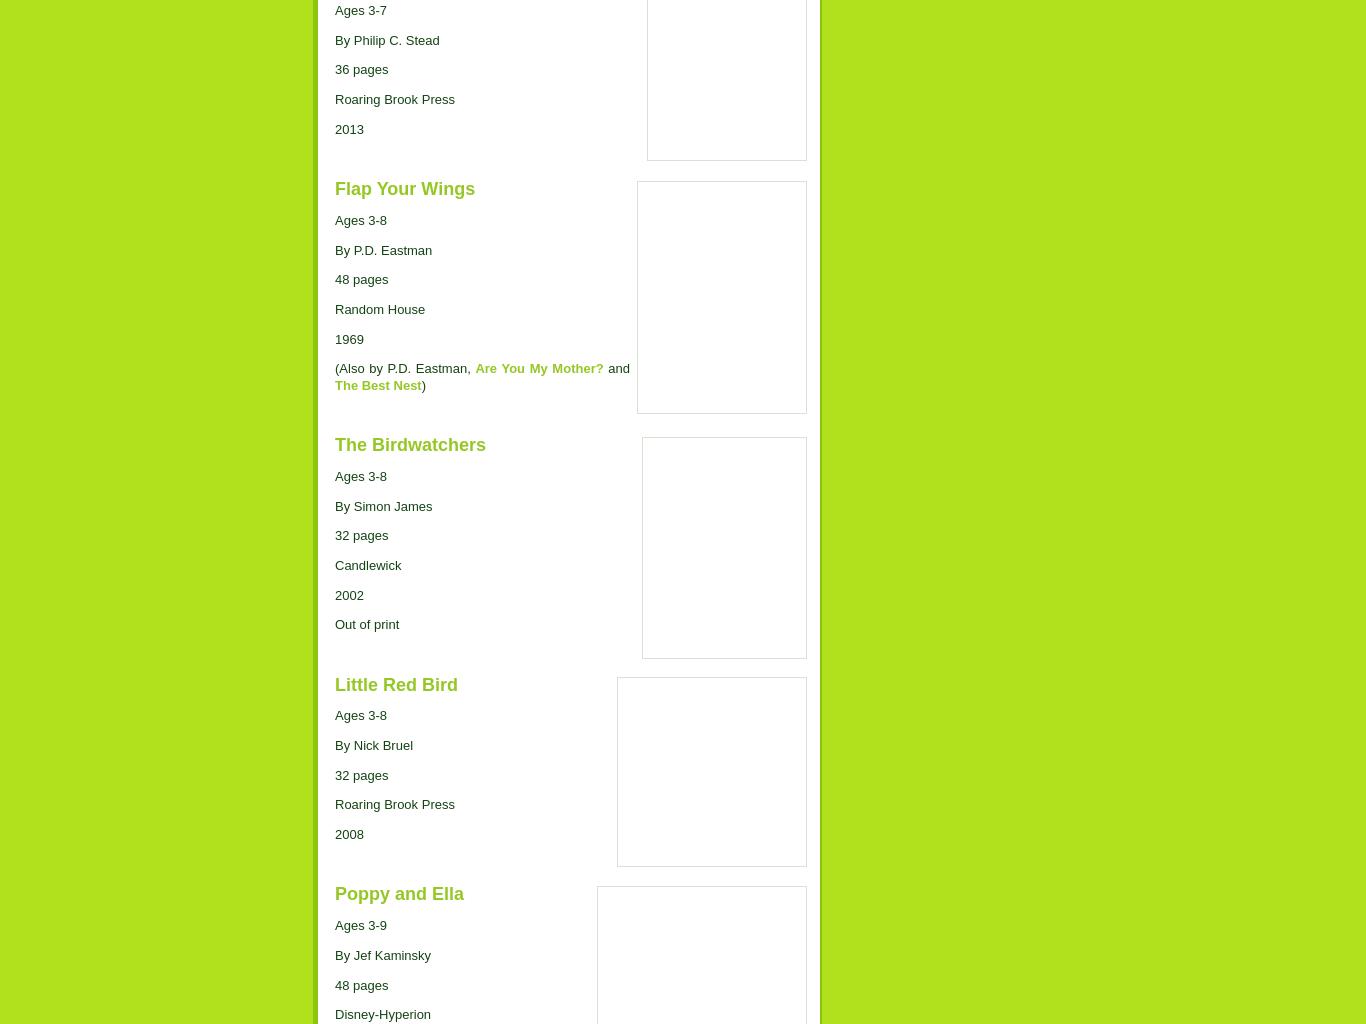 This screenshot has width=1366, height=1024. What do you see at coordinates (367, 563) in the screenshot?
I see `'Candlewick'` at bounding box center [367, 563].